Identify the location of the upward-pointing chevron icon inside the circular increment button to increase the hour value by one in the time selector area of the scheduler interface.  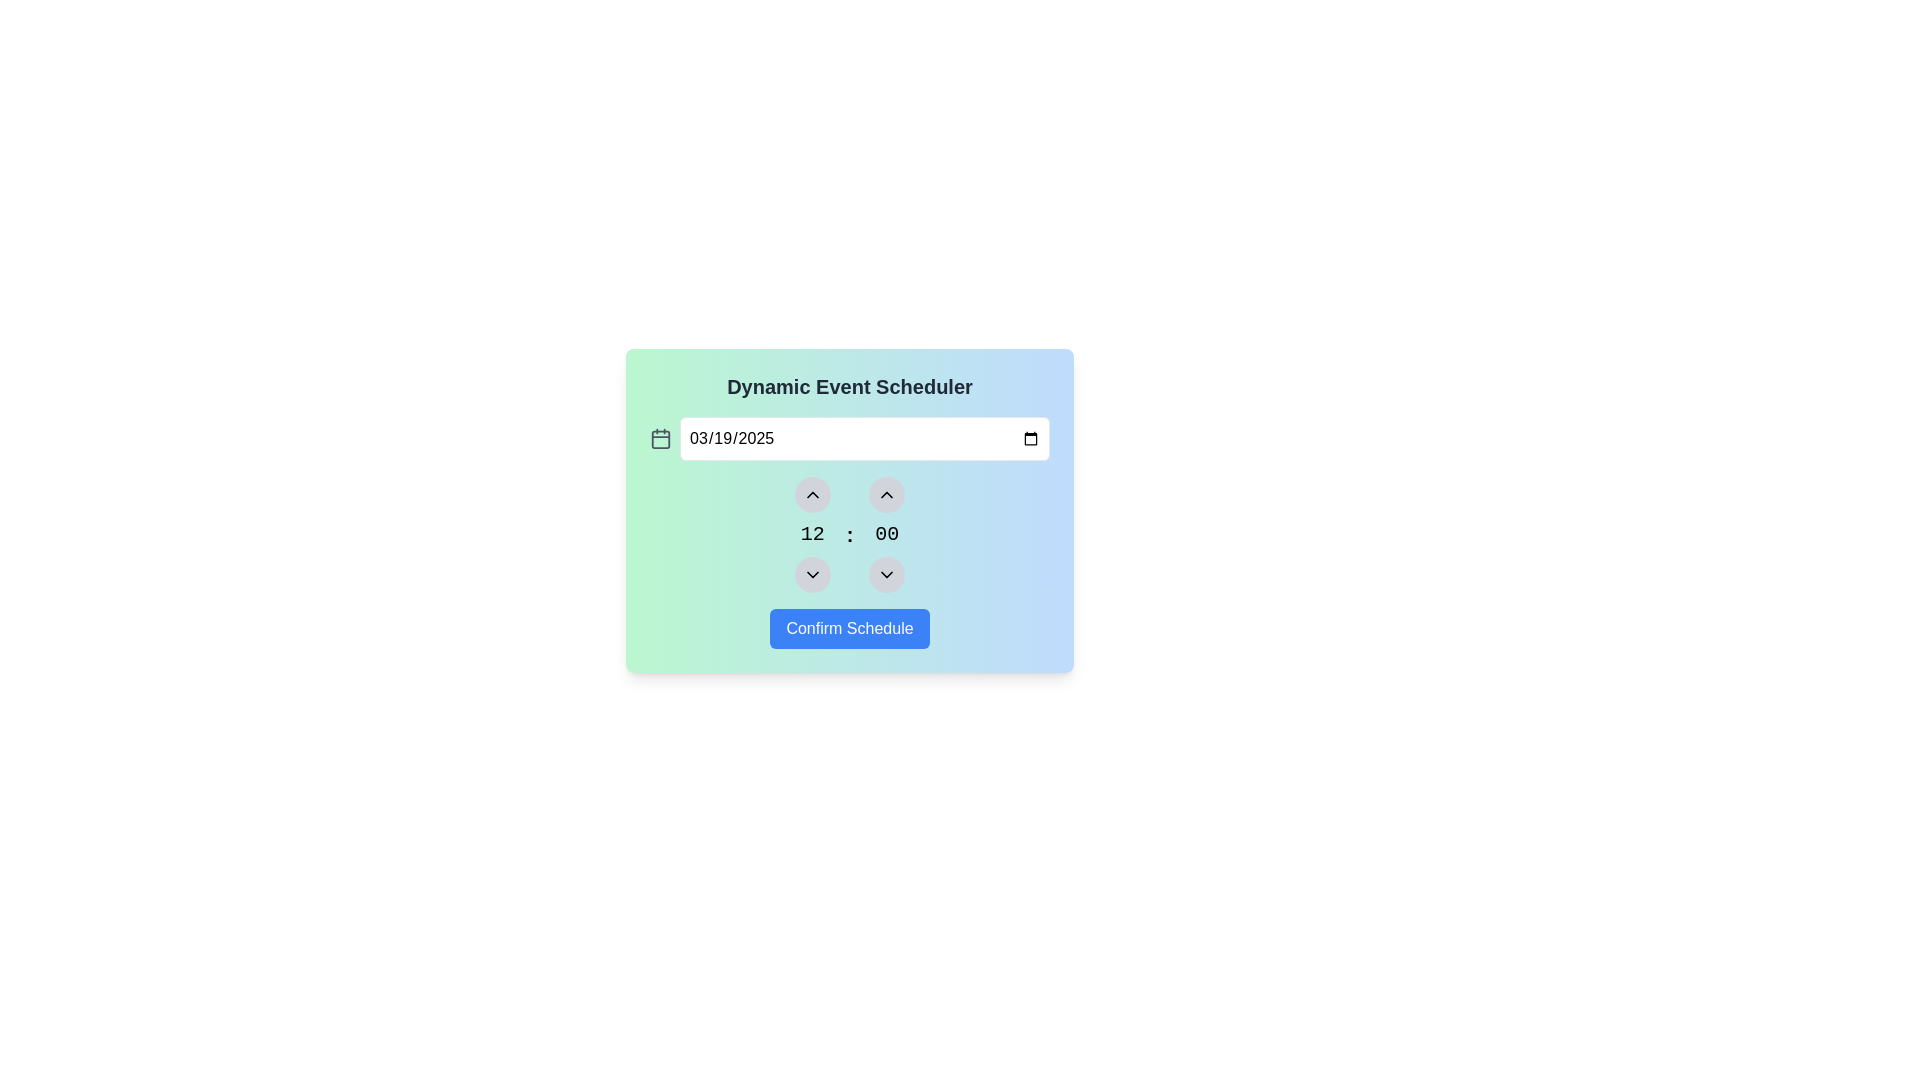
(886, 494).